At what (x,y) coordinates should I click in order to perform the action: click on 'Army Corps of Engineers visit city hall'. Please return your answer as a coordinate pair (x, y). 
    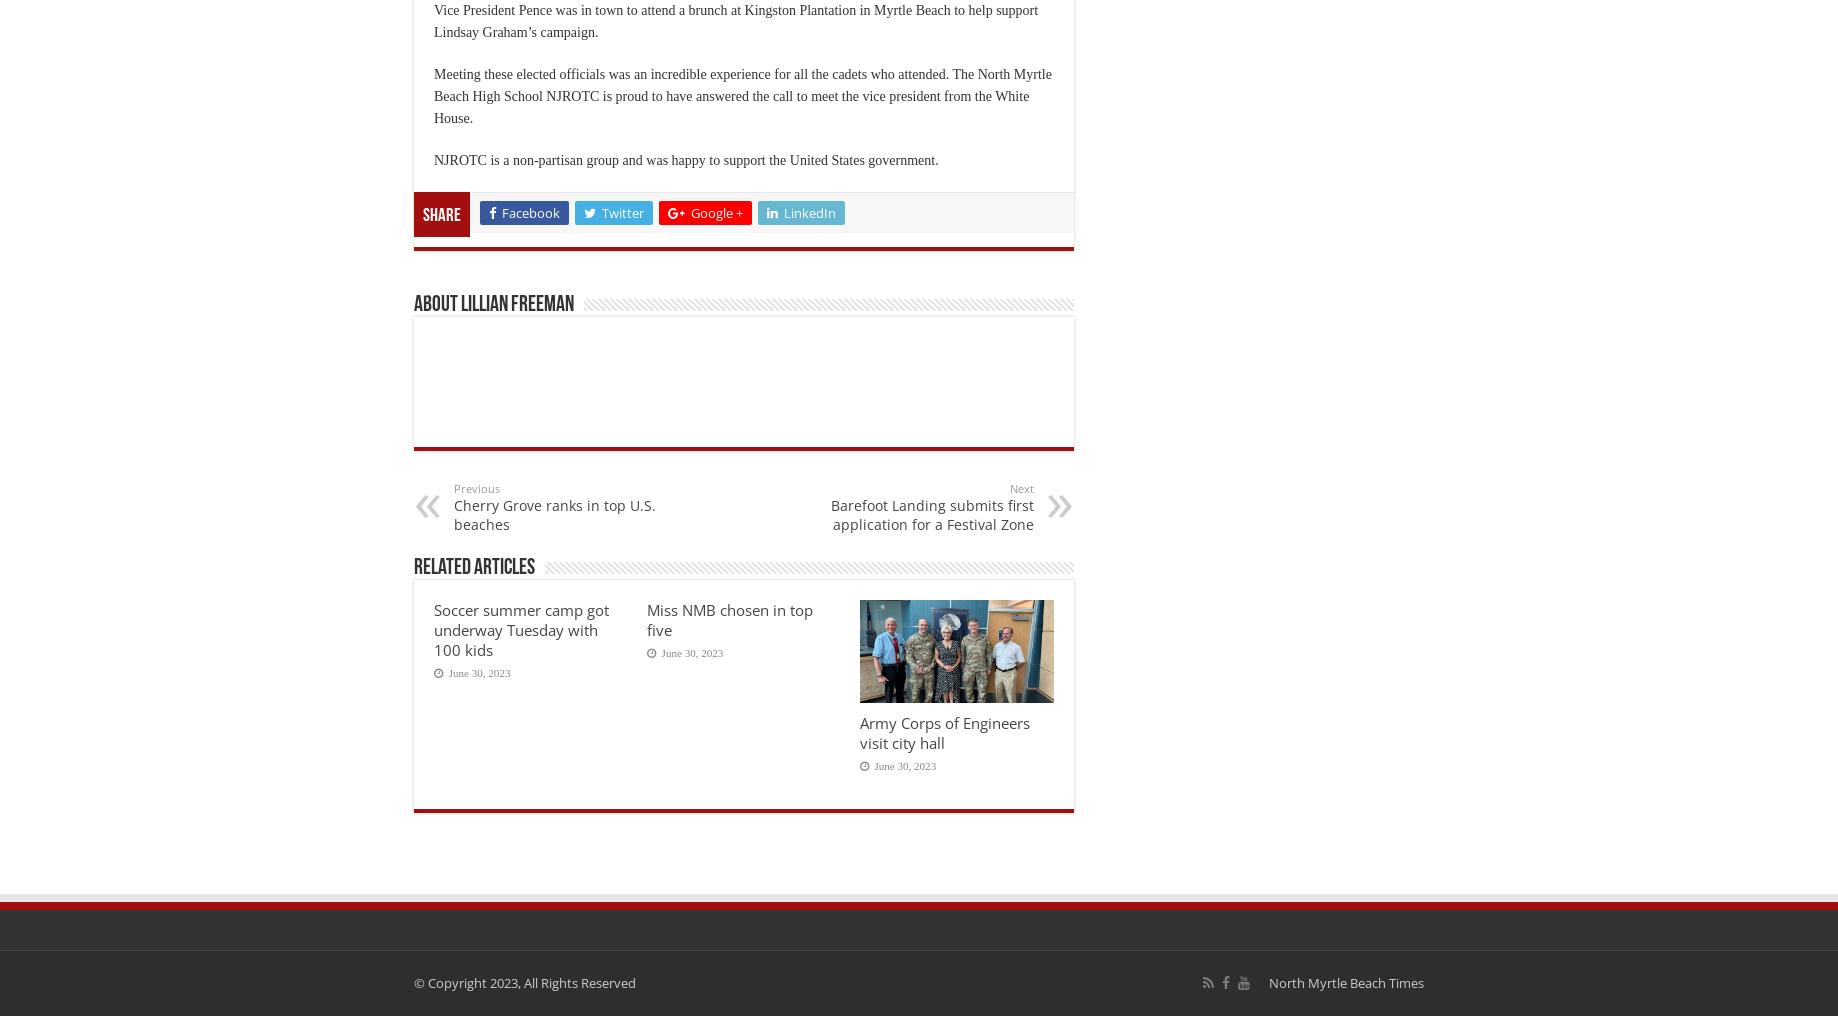
    Looking at the image, I should click on (943, 733).